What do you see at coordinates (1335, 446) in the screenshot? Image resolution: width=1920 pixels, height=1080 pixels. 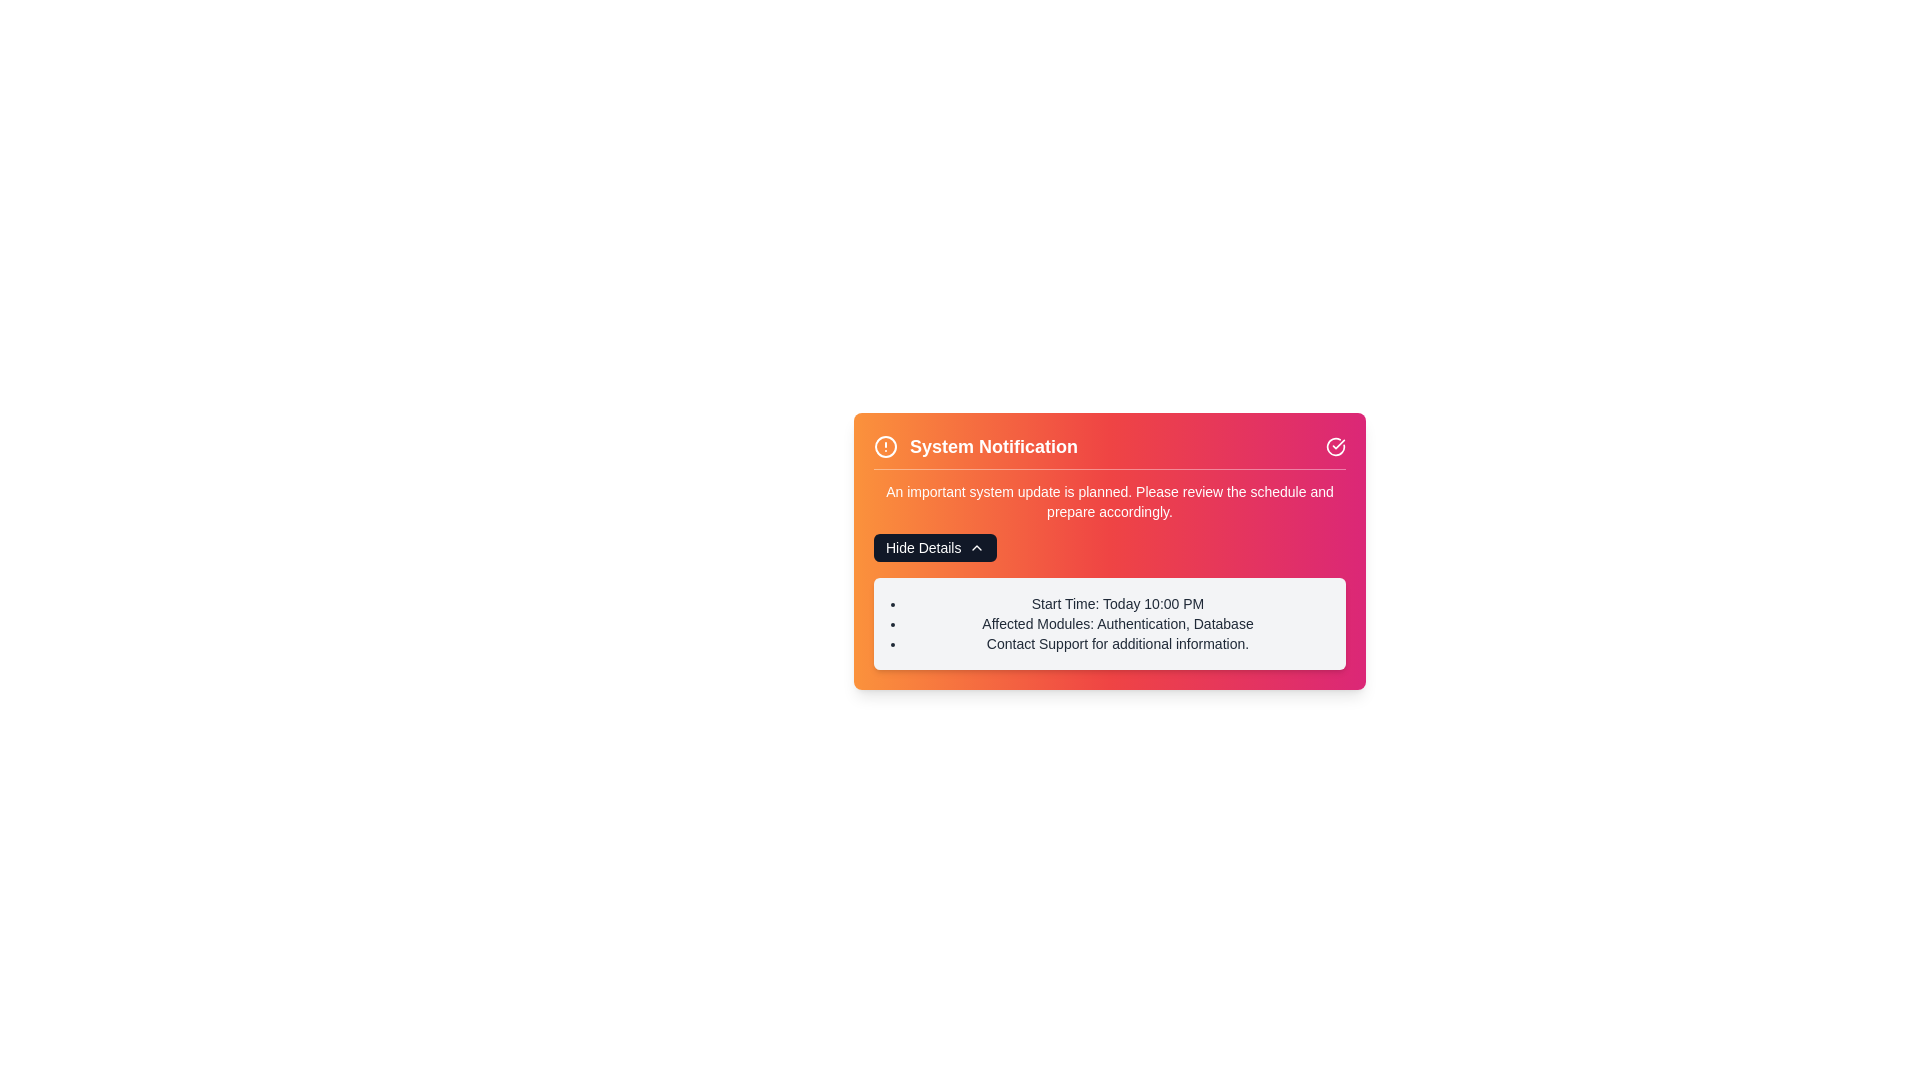 I see `the checkmark icon to mark the notification as read` at bounding box center [1335, 446].